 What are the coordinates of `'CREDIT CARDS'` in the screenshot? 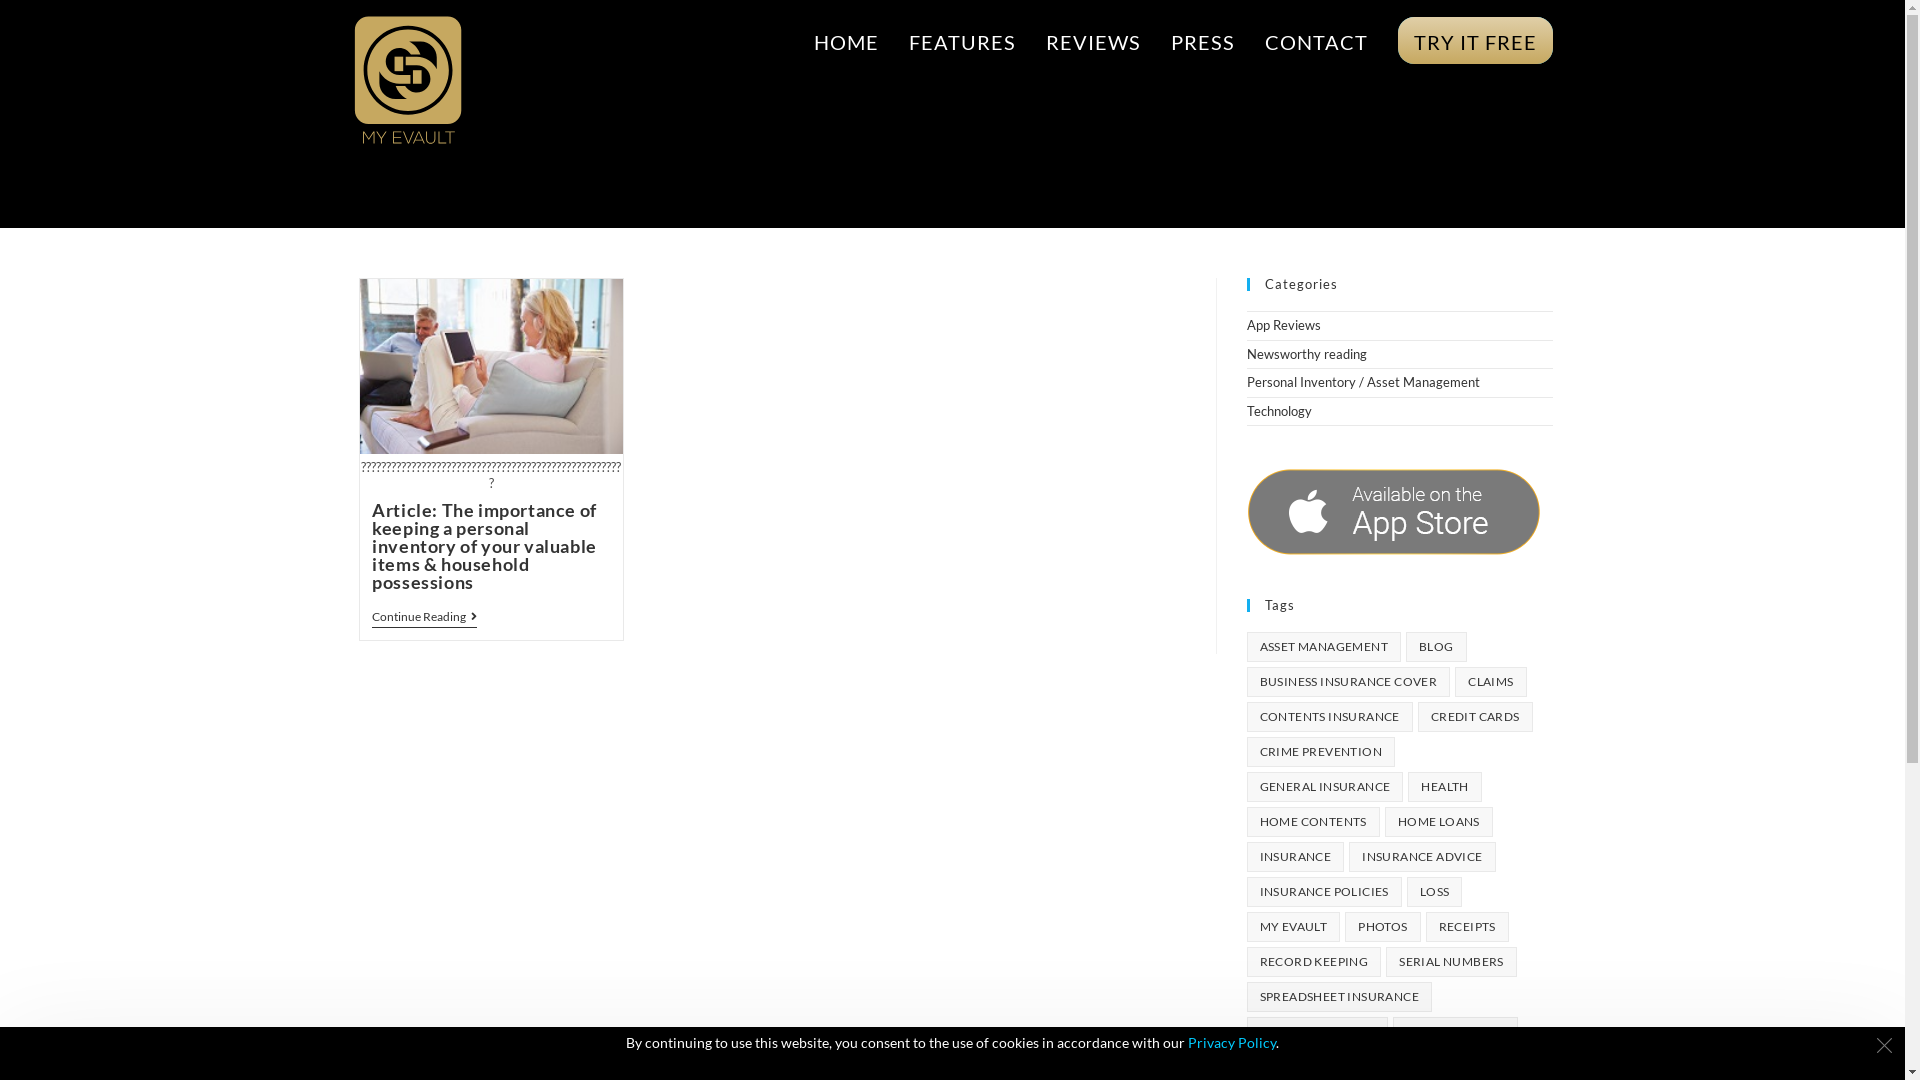 It's located at (1475, 716).